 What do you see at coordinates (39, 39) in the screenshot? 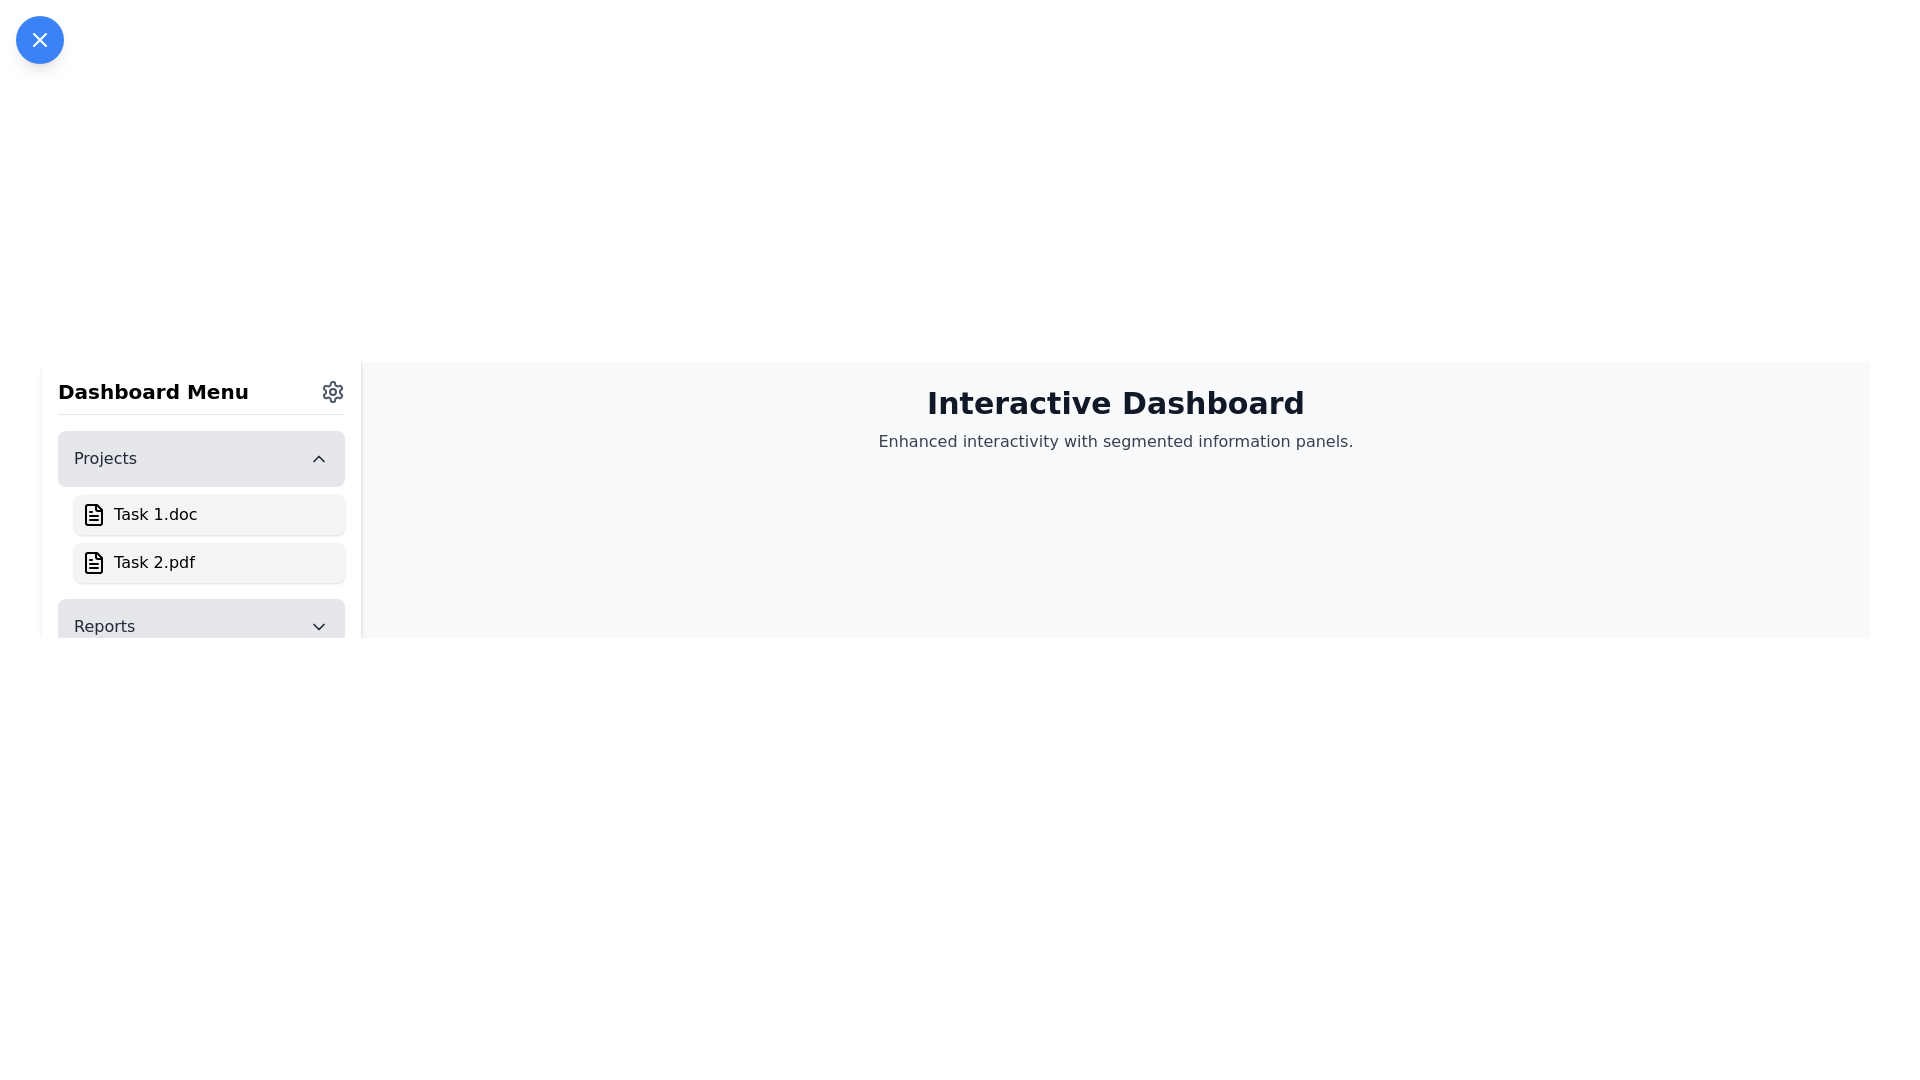
I see `the circular blue close button located in the upper left corner of the interface` at bounding box center [39, 39].